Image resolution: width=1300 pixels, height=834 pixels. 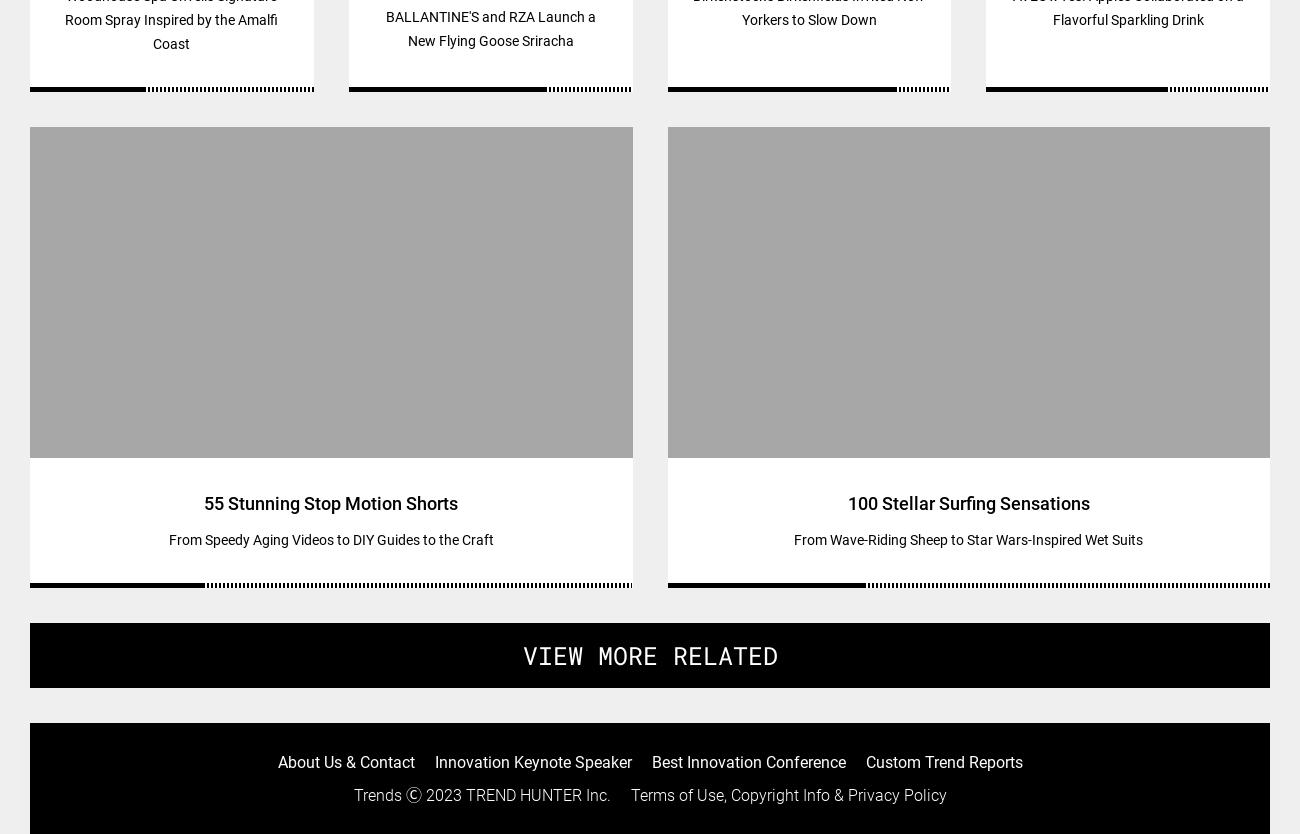 What do you see at coordinates (649, 654) in the screenshot?
I see `'VIEW MORE RELATED'` at bounding box center [649, 654].